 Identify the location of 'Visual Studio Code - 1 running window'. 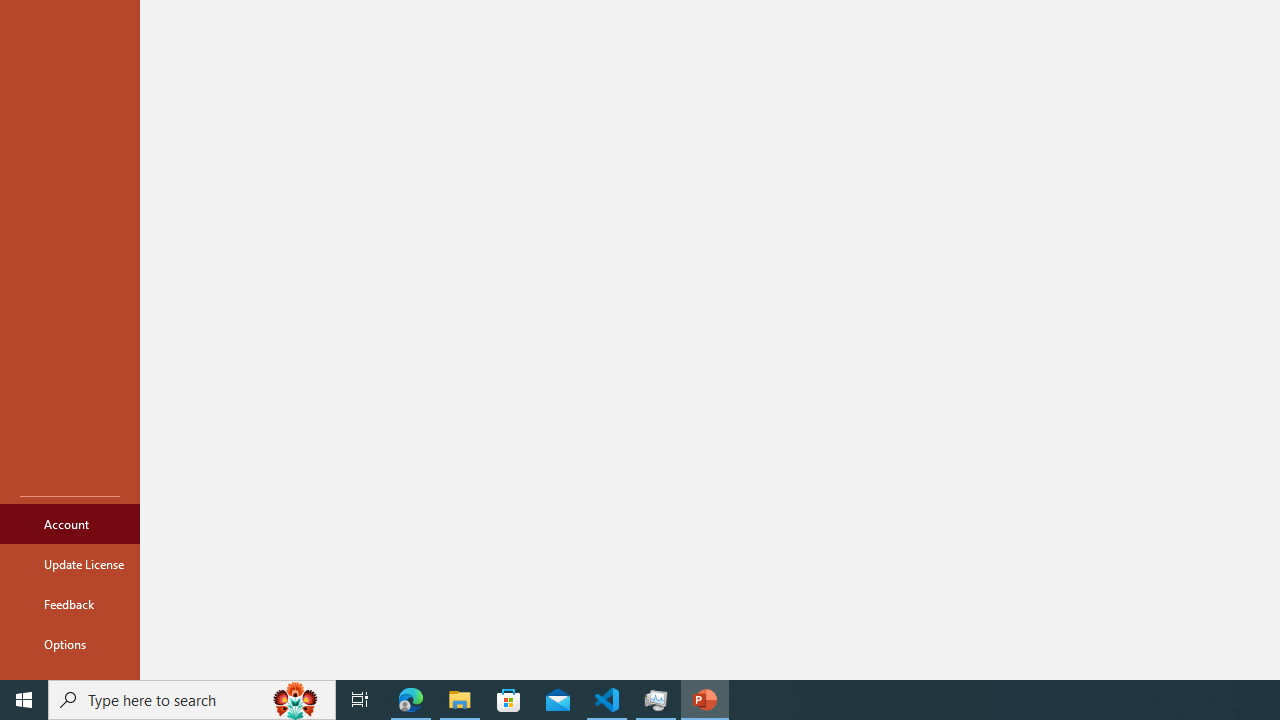
(606, 698).